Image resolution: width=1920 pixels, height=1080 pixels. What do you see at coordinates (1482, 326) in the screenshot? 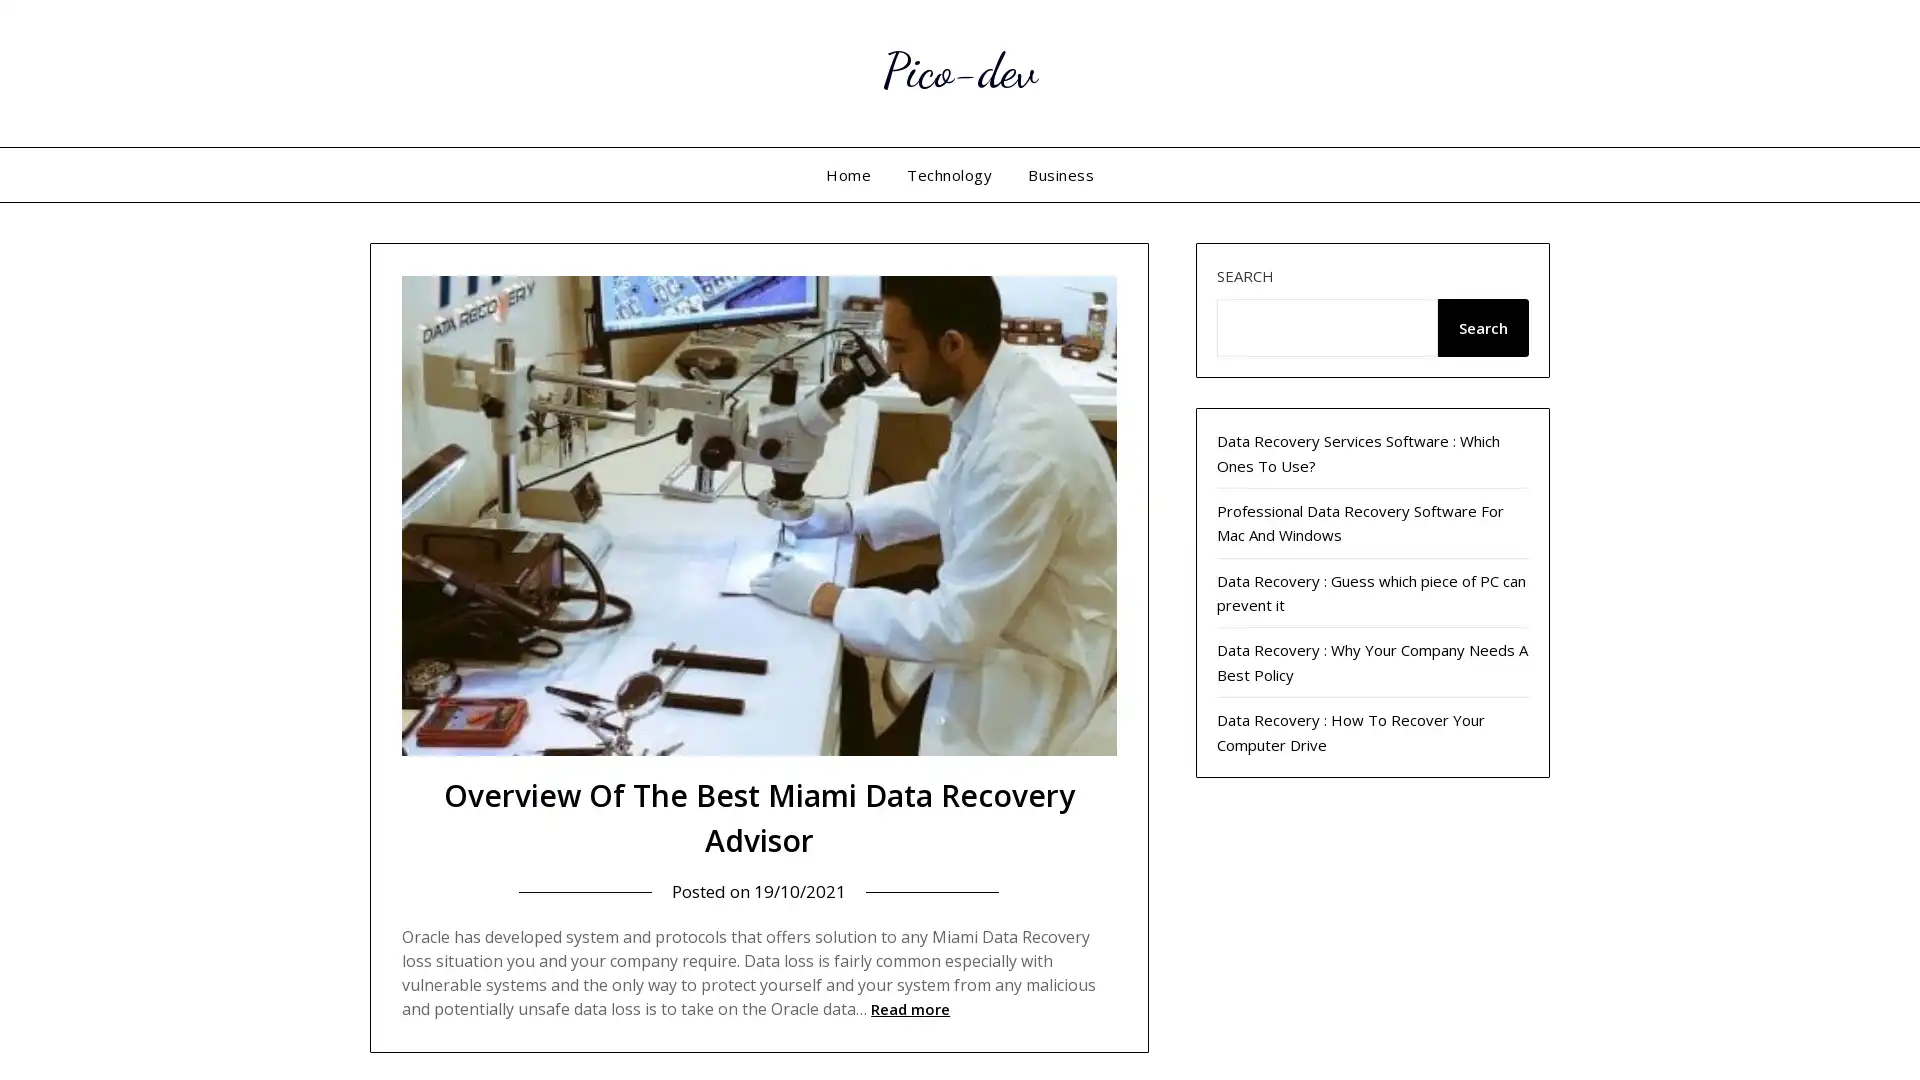
I see `Search` at bounding box center [1482, 326].